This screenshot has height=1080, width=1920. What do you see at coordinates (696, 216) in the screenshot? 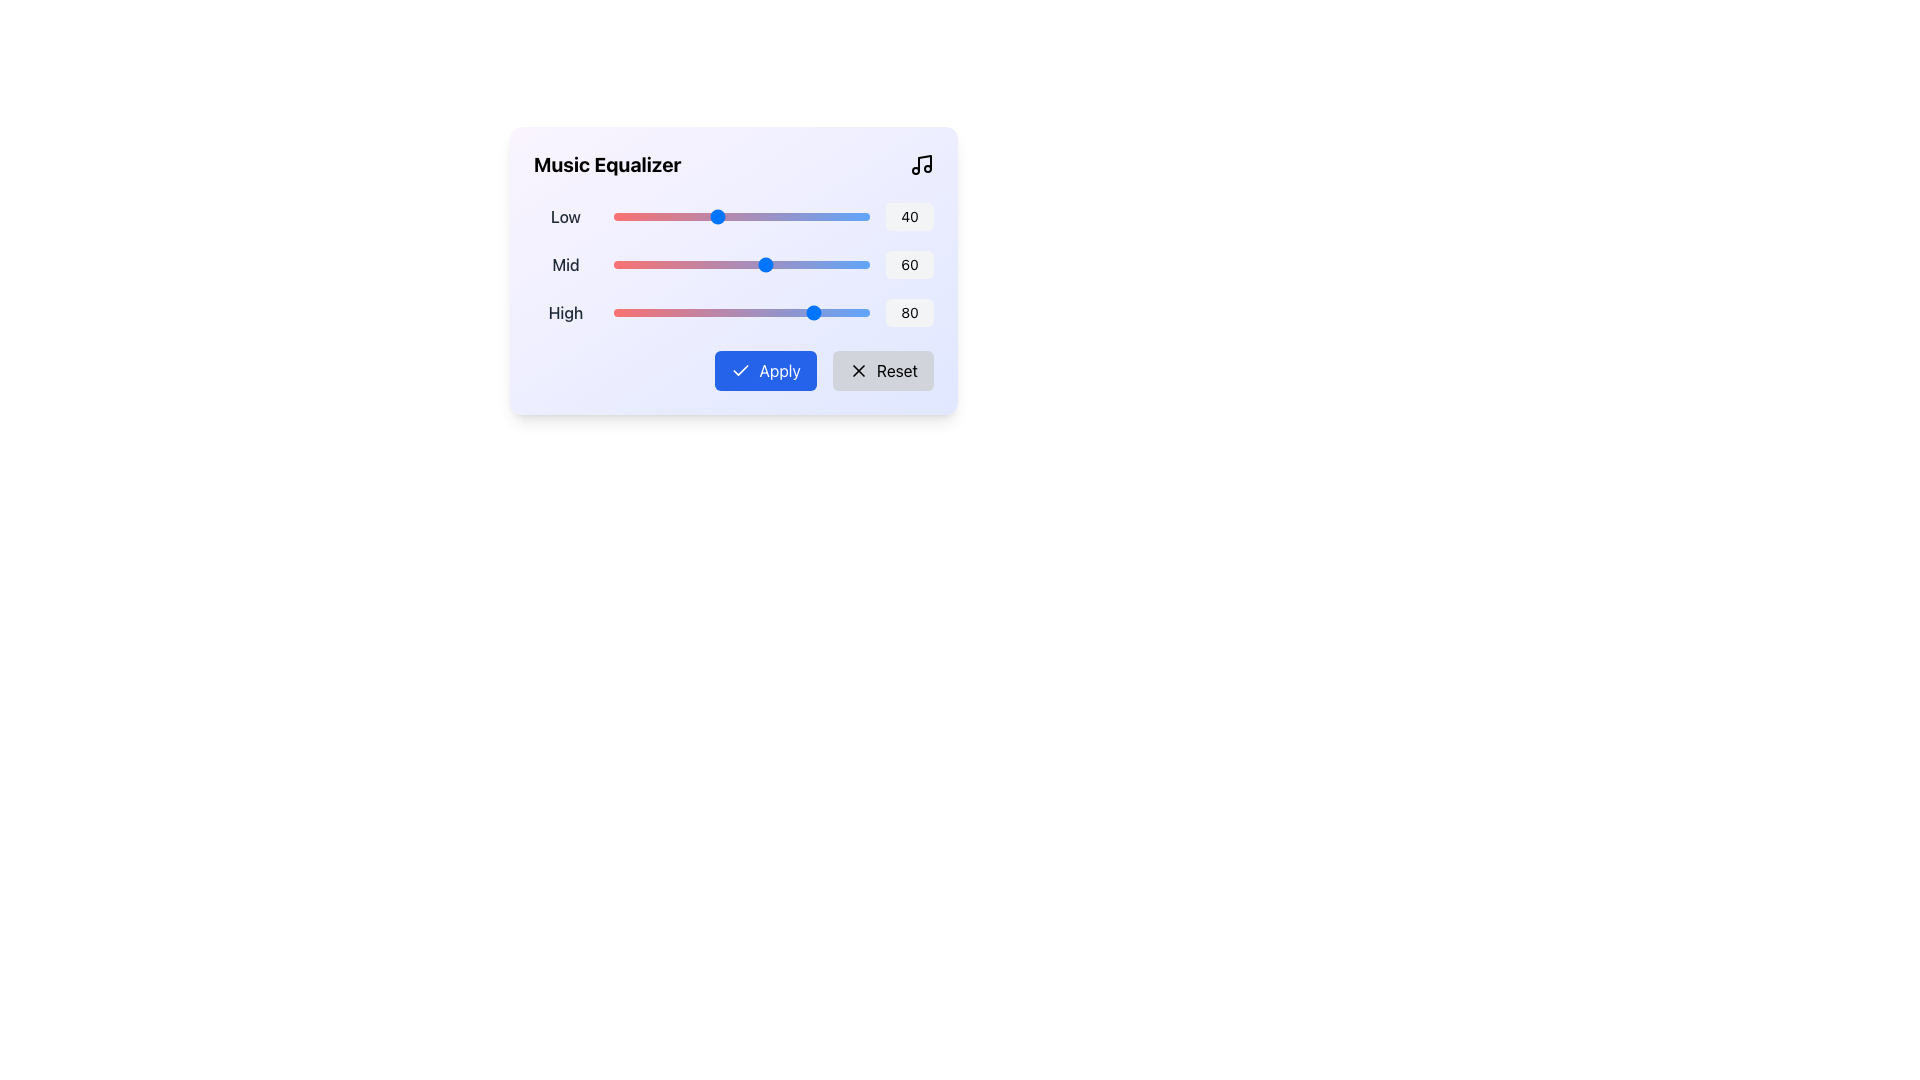
I see `the Low frequency equalizer value` at bounding box center [696, 216].